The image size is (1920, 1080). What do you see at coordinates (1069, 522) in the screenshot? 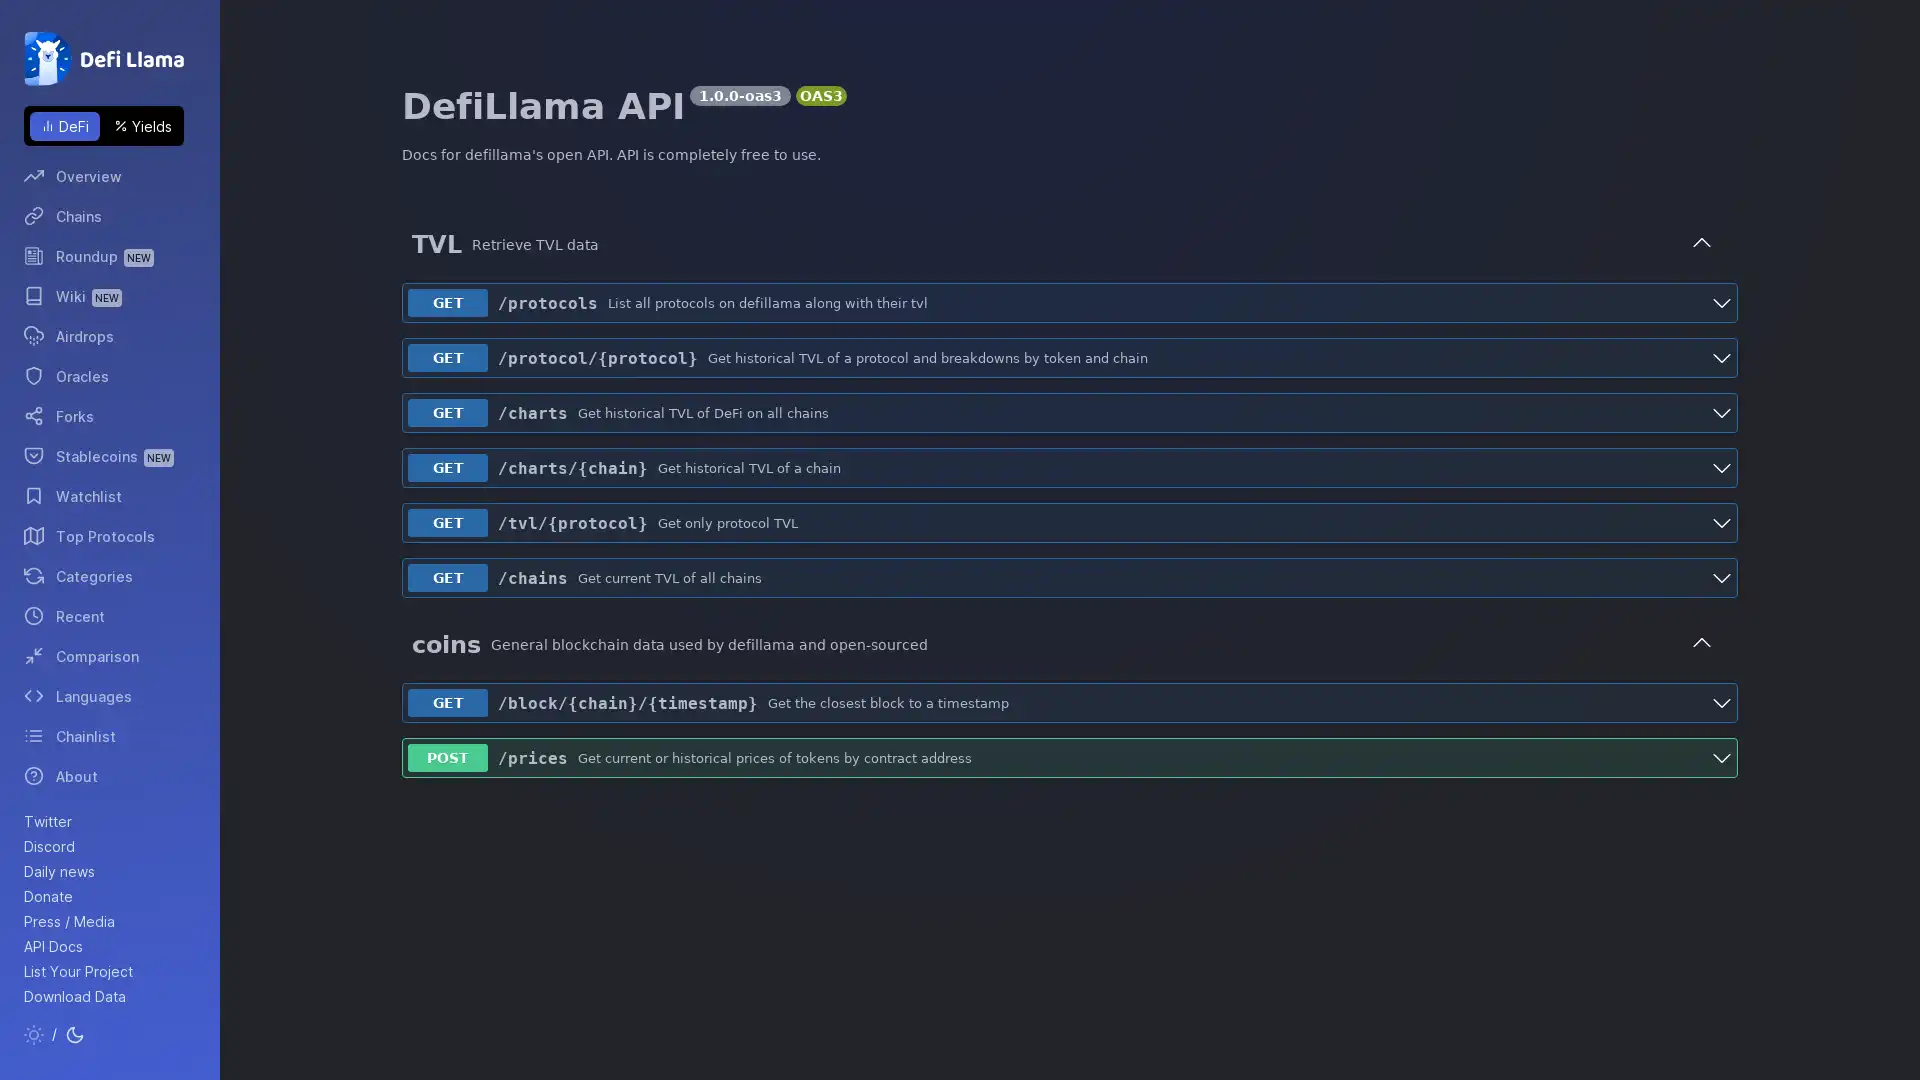
I see `get /tvl/{protocol}` at bounding box center [1069, 522].